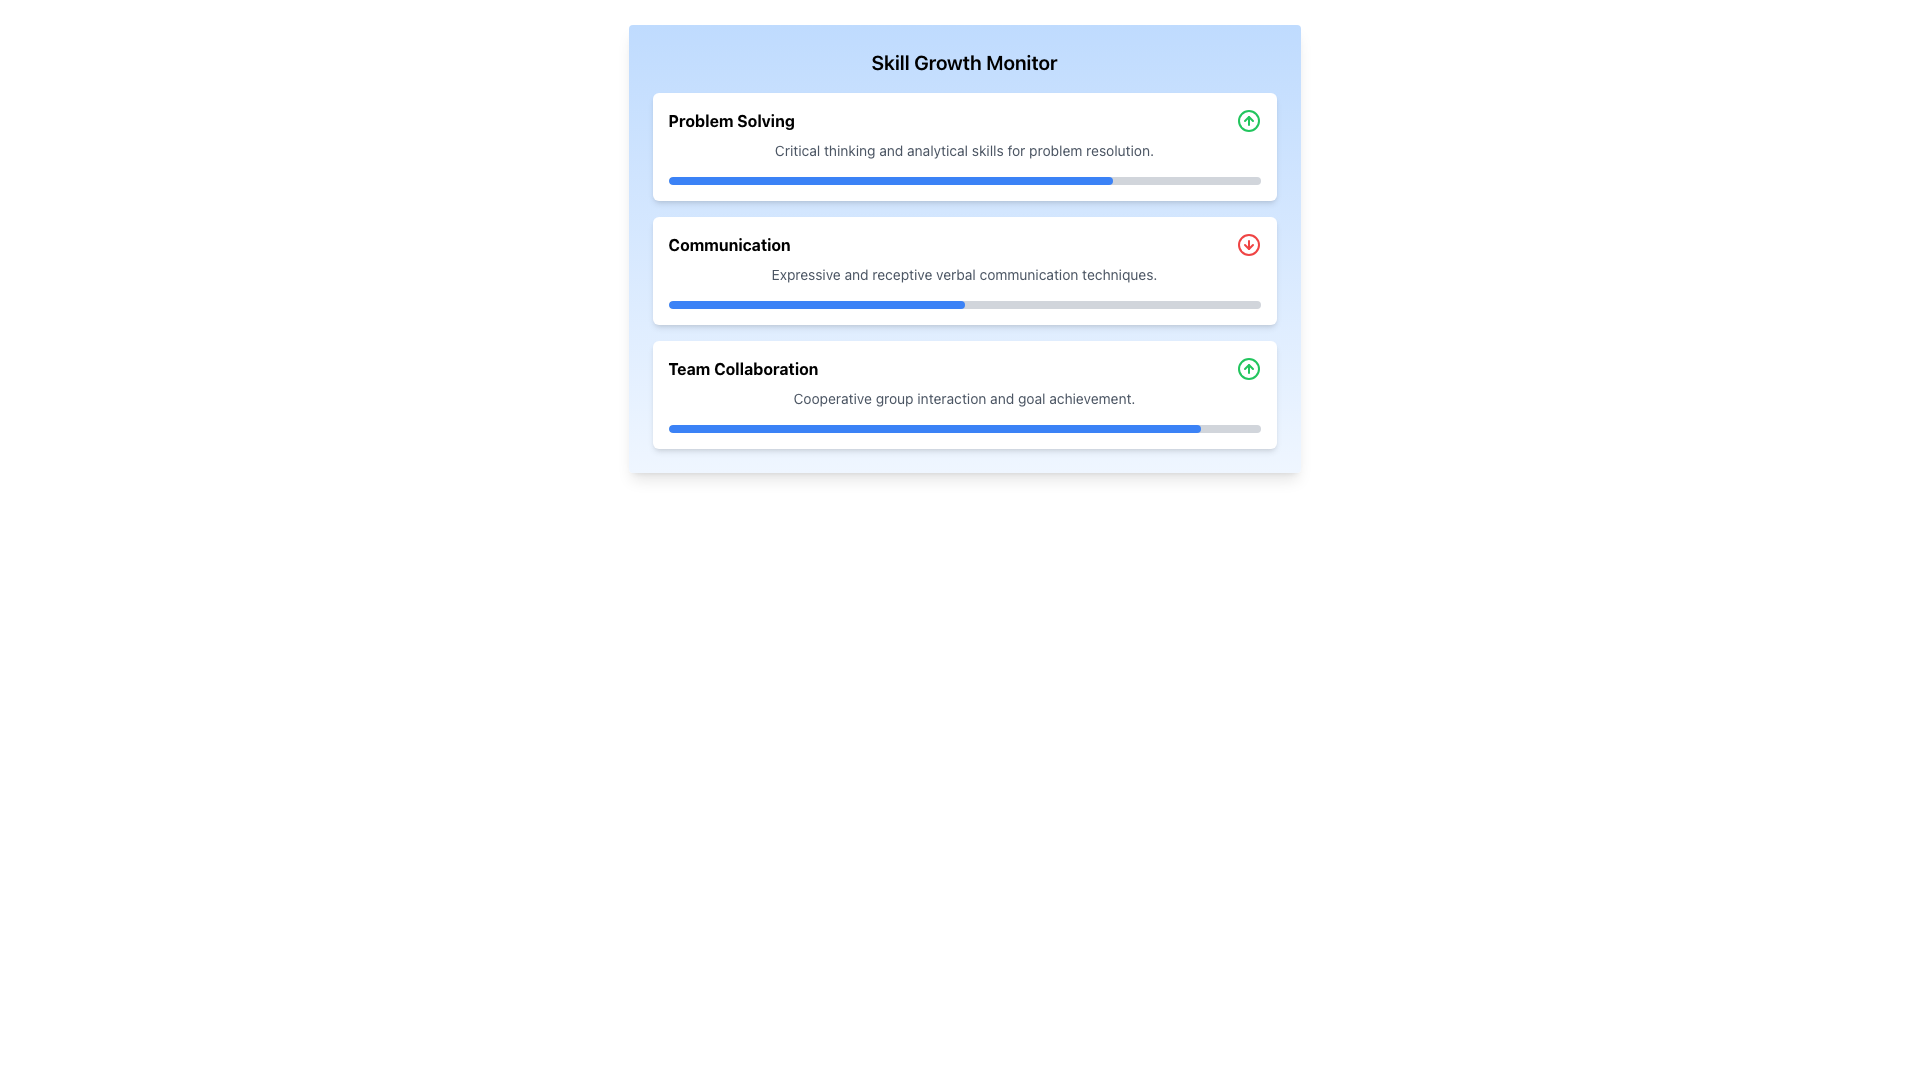 The height and width of the screenshot is (1080, 1920). I want to click on the upward-pointing arrow icon encircled by a green circle located on the rightmost side of the 'Team Collaboration' section, so click(1247, 369).